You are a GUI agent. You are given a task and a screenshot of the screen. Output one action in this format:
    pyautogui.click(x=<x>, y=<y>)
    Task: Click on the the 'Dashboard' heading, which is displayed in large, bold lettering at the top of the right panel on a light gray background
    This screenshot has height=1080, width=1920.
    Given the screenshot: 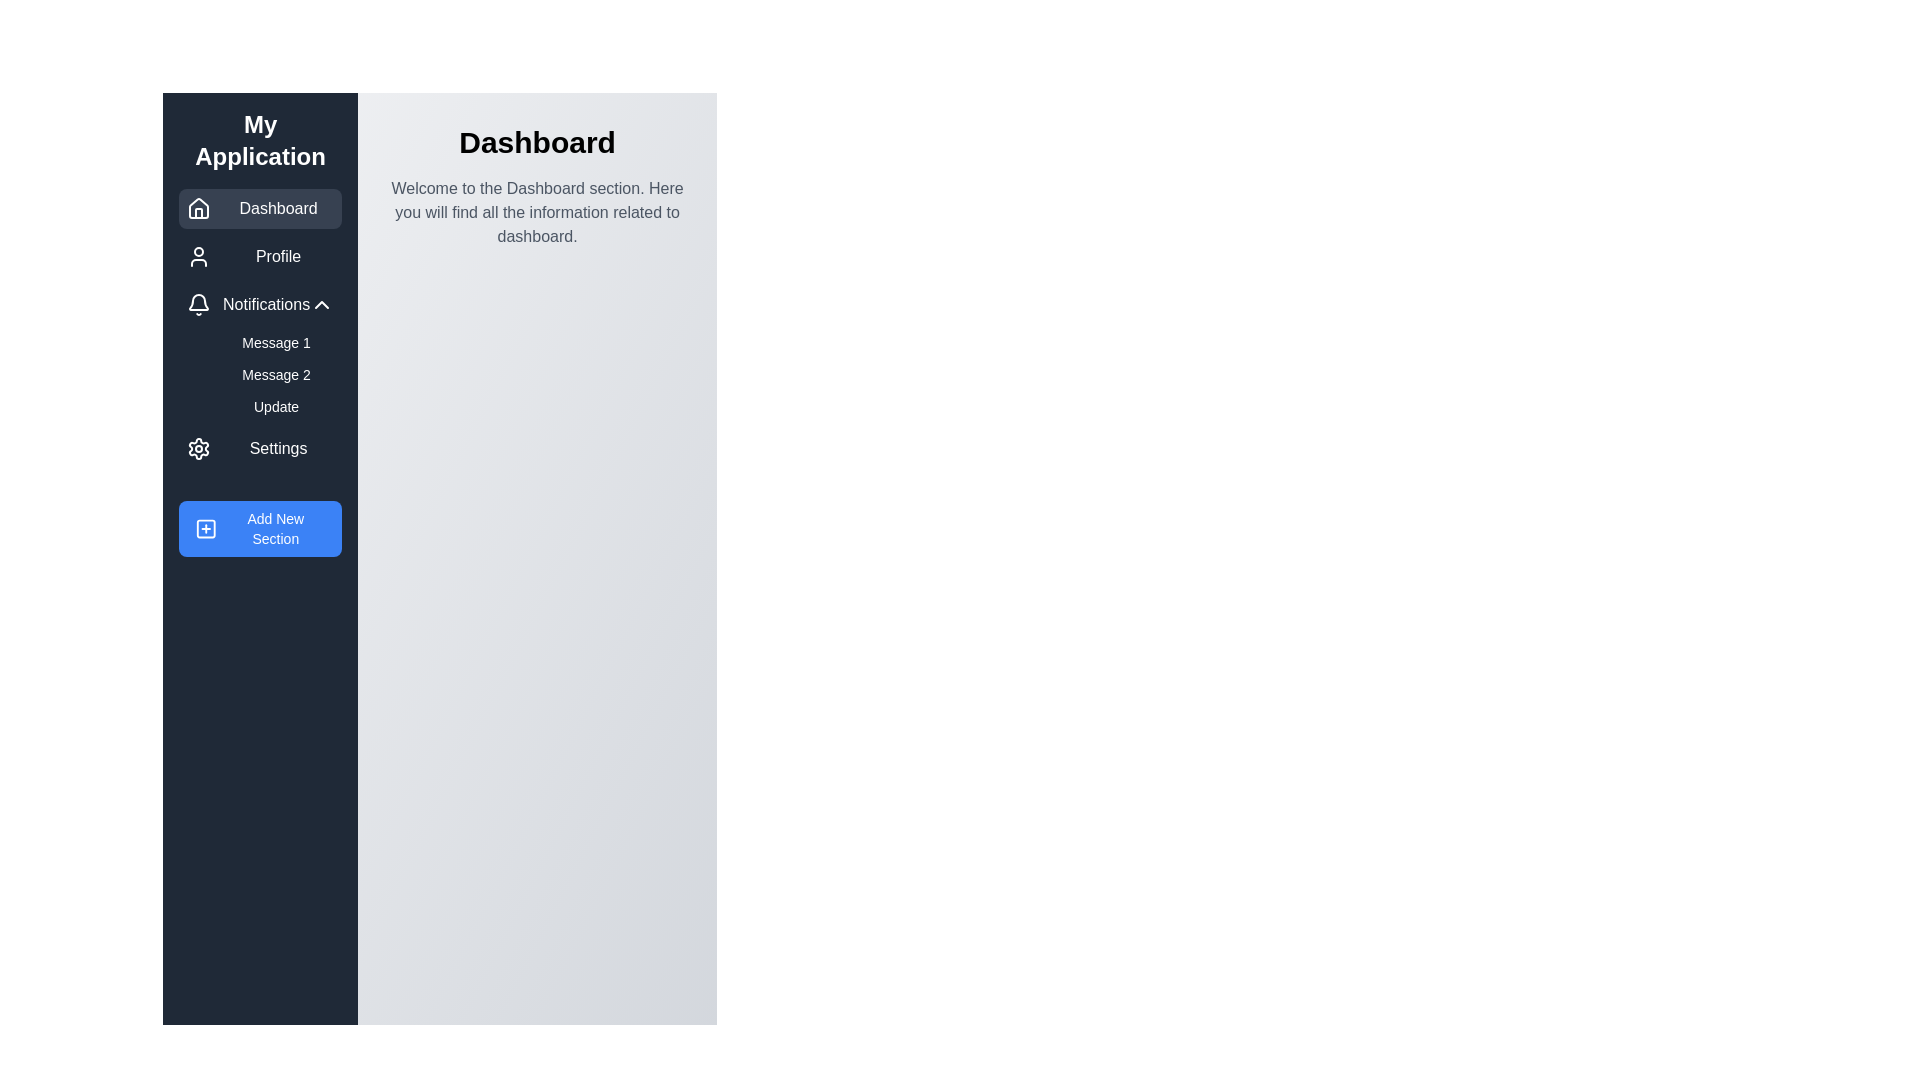 What is the action you would take?
    pyautogui.click(x=537, y=141)
    